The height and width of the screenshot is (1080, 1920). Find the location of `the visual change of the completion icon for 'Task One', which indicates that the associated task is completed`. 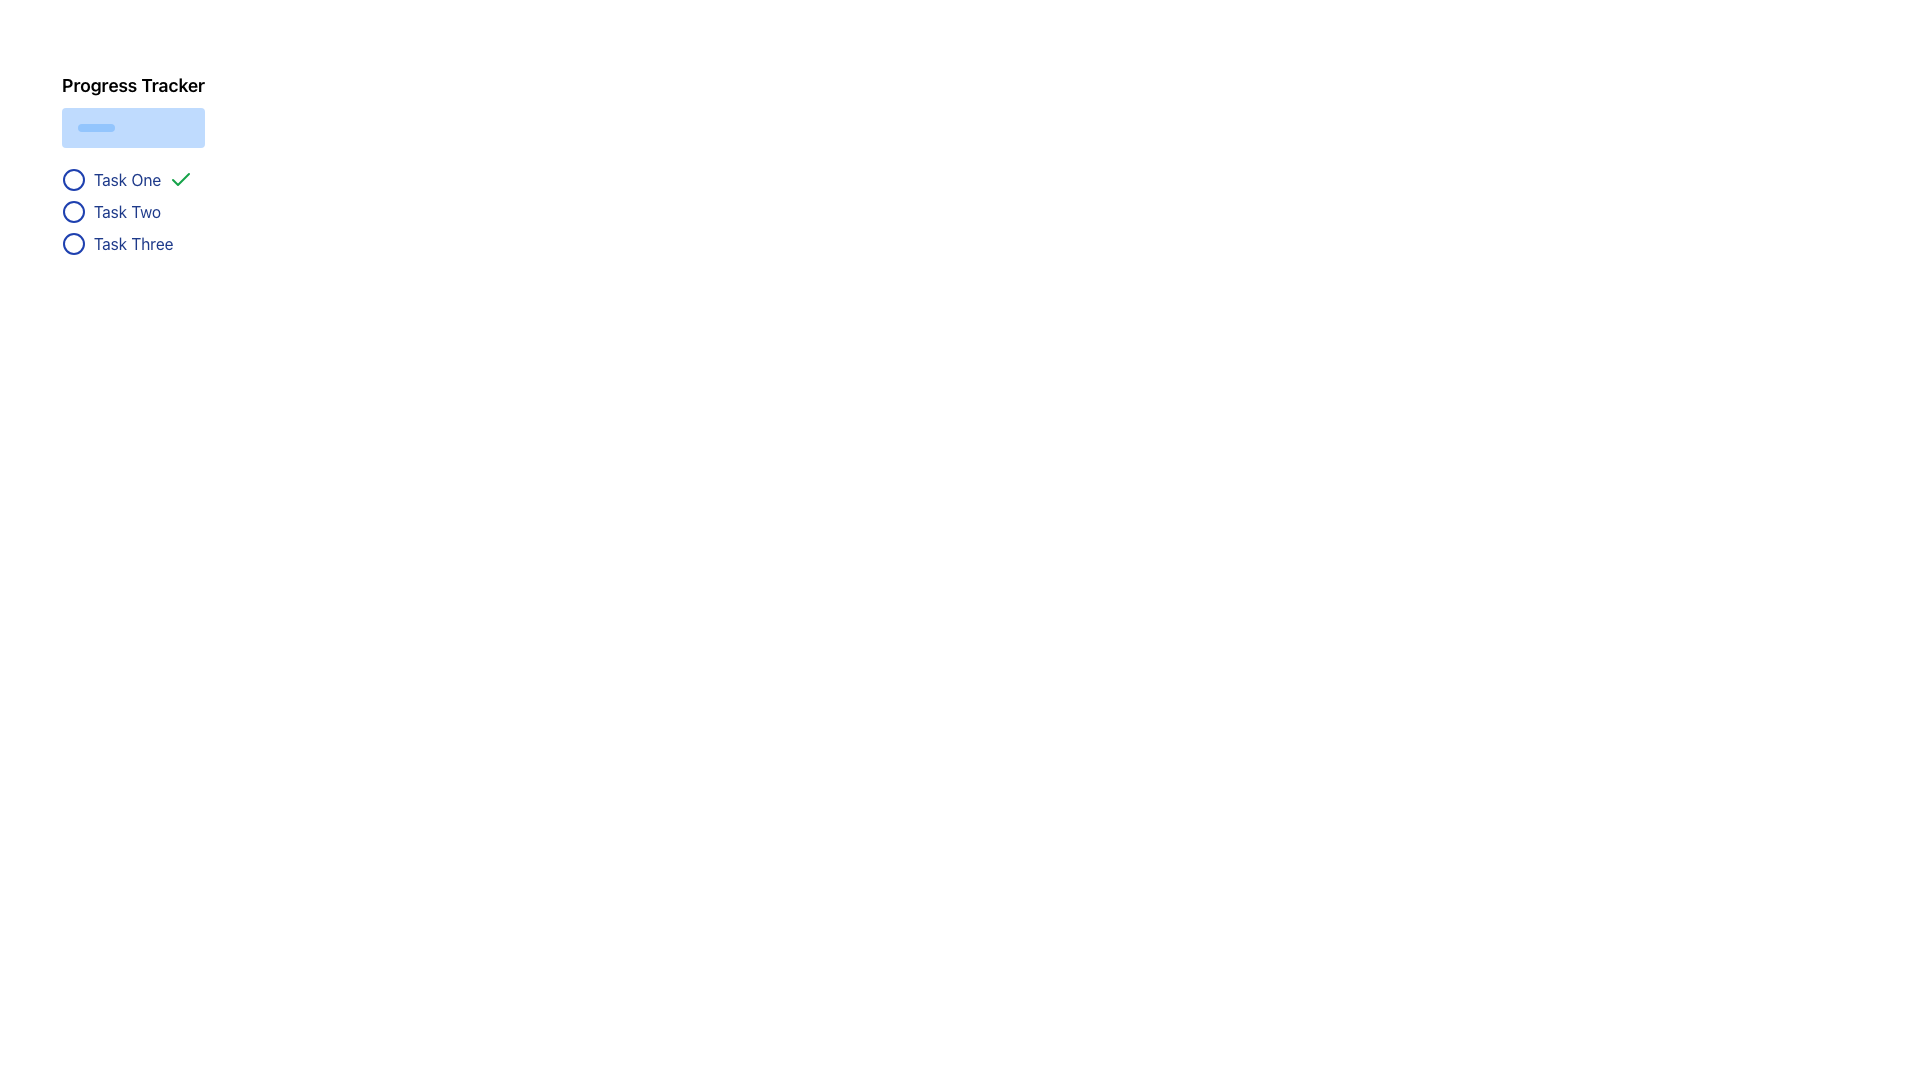

the visual change of the completion icon for 'Task One', which indicates that the associated task is completed is located at coordinates (181, 178).